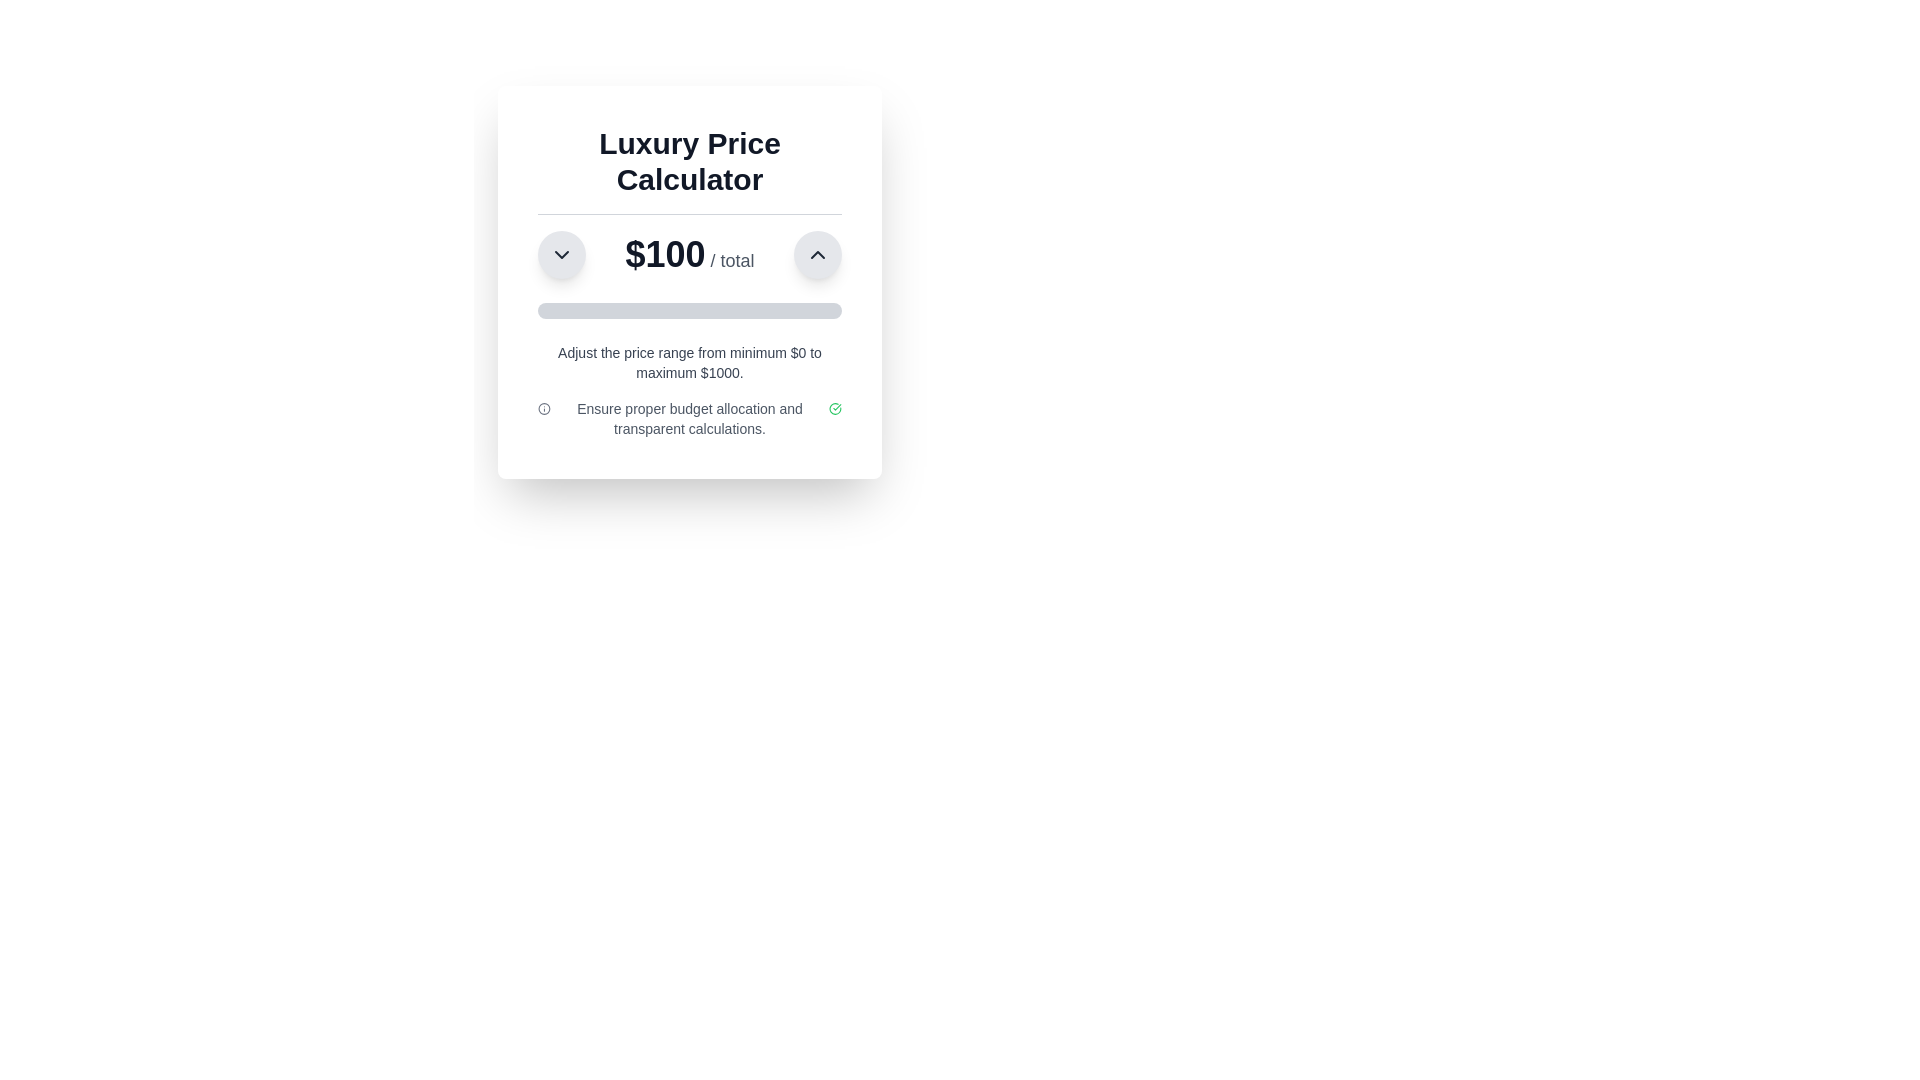 The height and width of the screenshot is (1080, 1920). I want to click on the text label displaying the current calculated total cost, which is centered below the 'Luxury Price Calculator' heading and flanked by circular buttons, so click(690, 245).